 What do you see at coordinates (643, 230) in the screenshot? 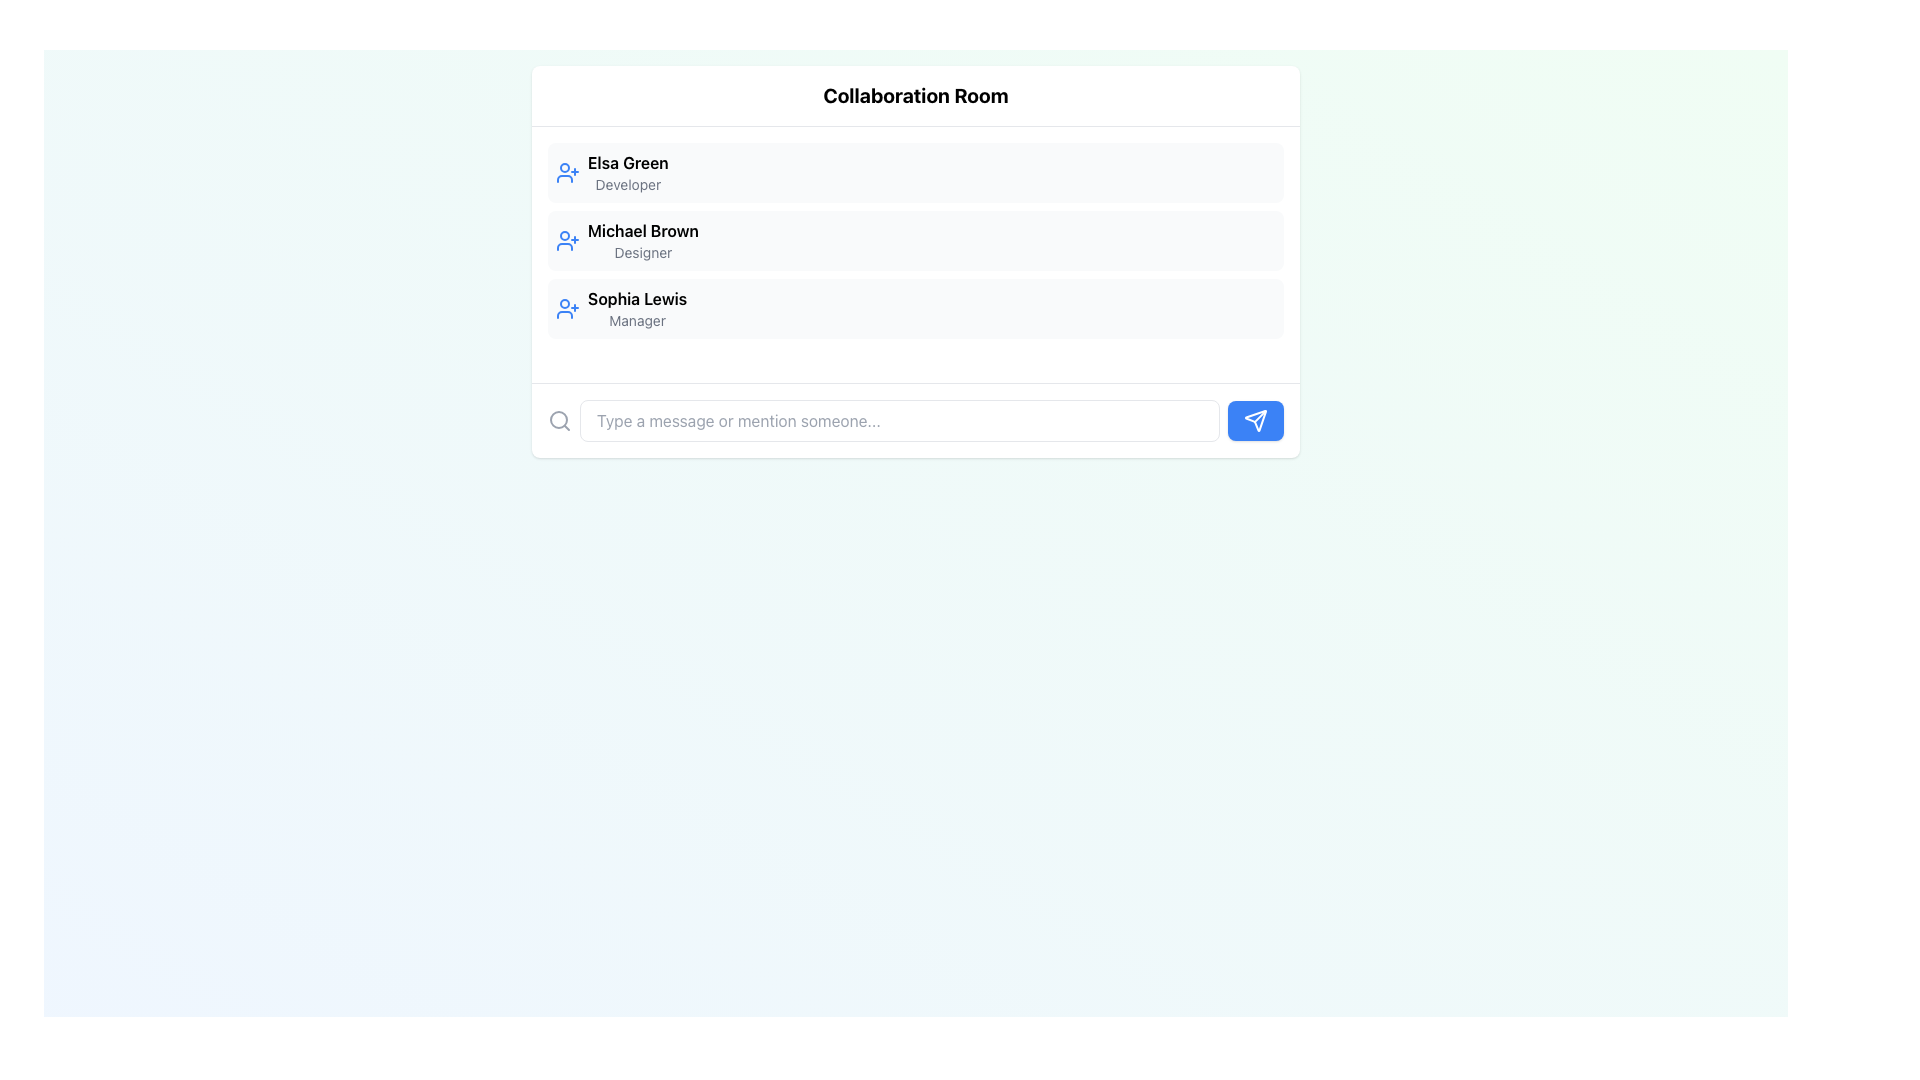
I see `text content of the user name label 'Michael Brown' located in the central panel of the 'Collaboration Room' interface` at bounding box center [643, 230].